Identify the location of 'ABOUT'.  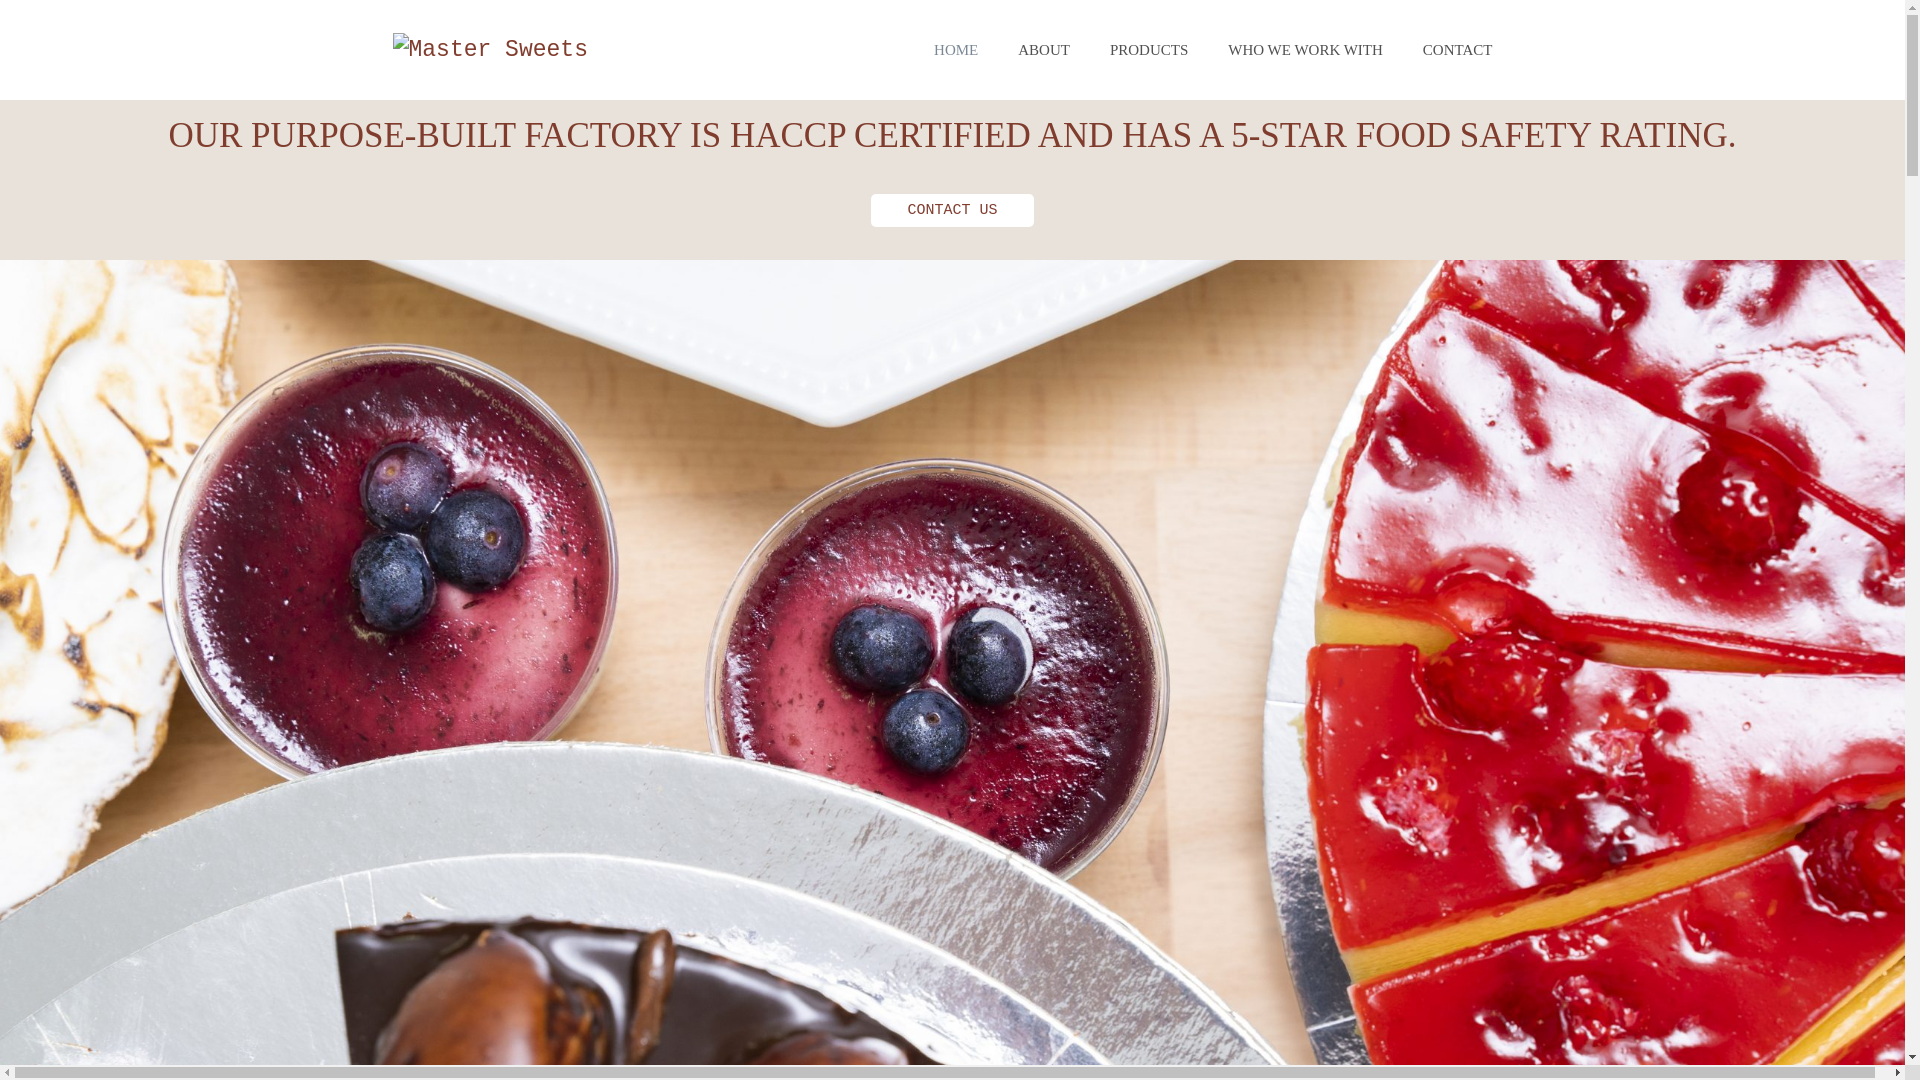
(1042, 49).